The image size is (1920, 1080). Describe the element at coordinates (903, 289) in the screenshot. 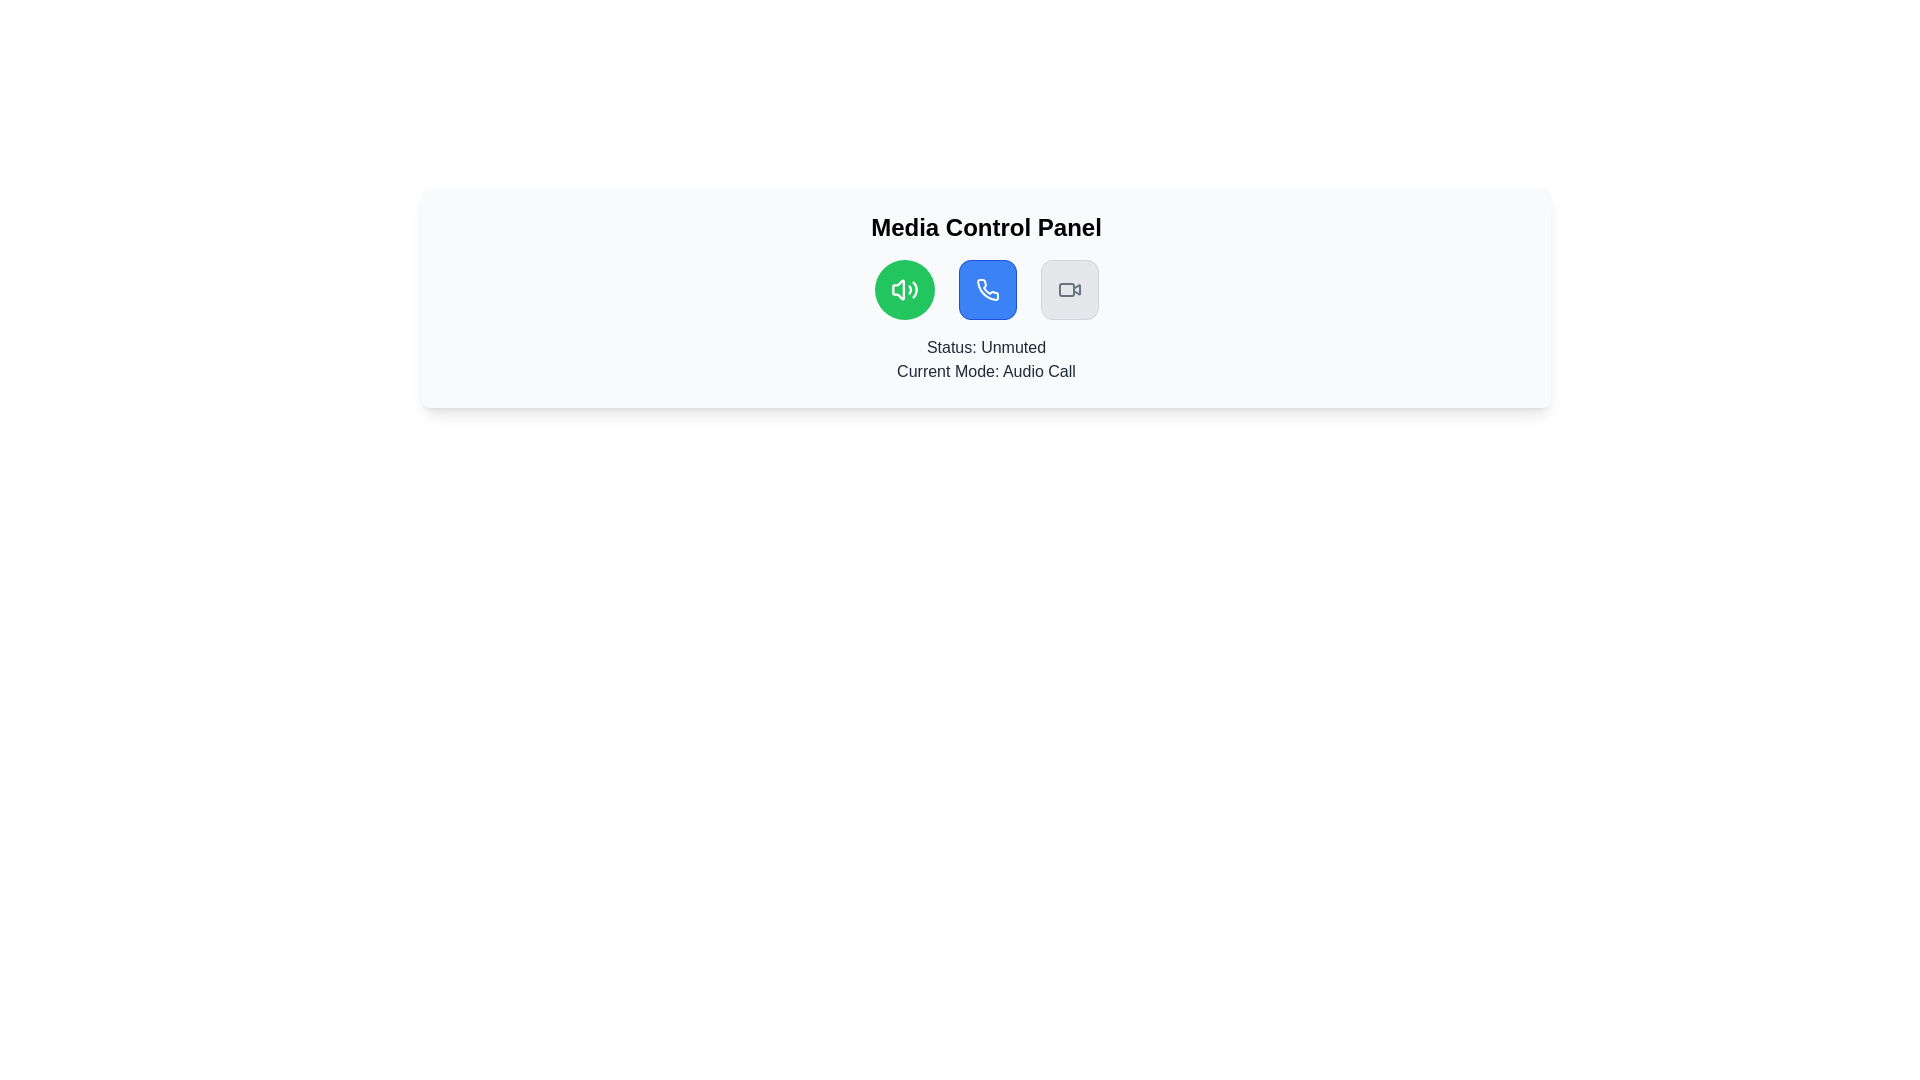

I see `the first icon button in the media control panel` at that location.